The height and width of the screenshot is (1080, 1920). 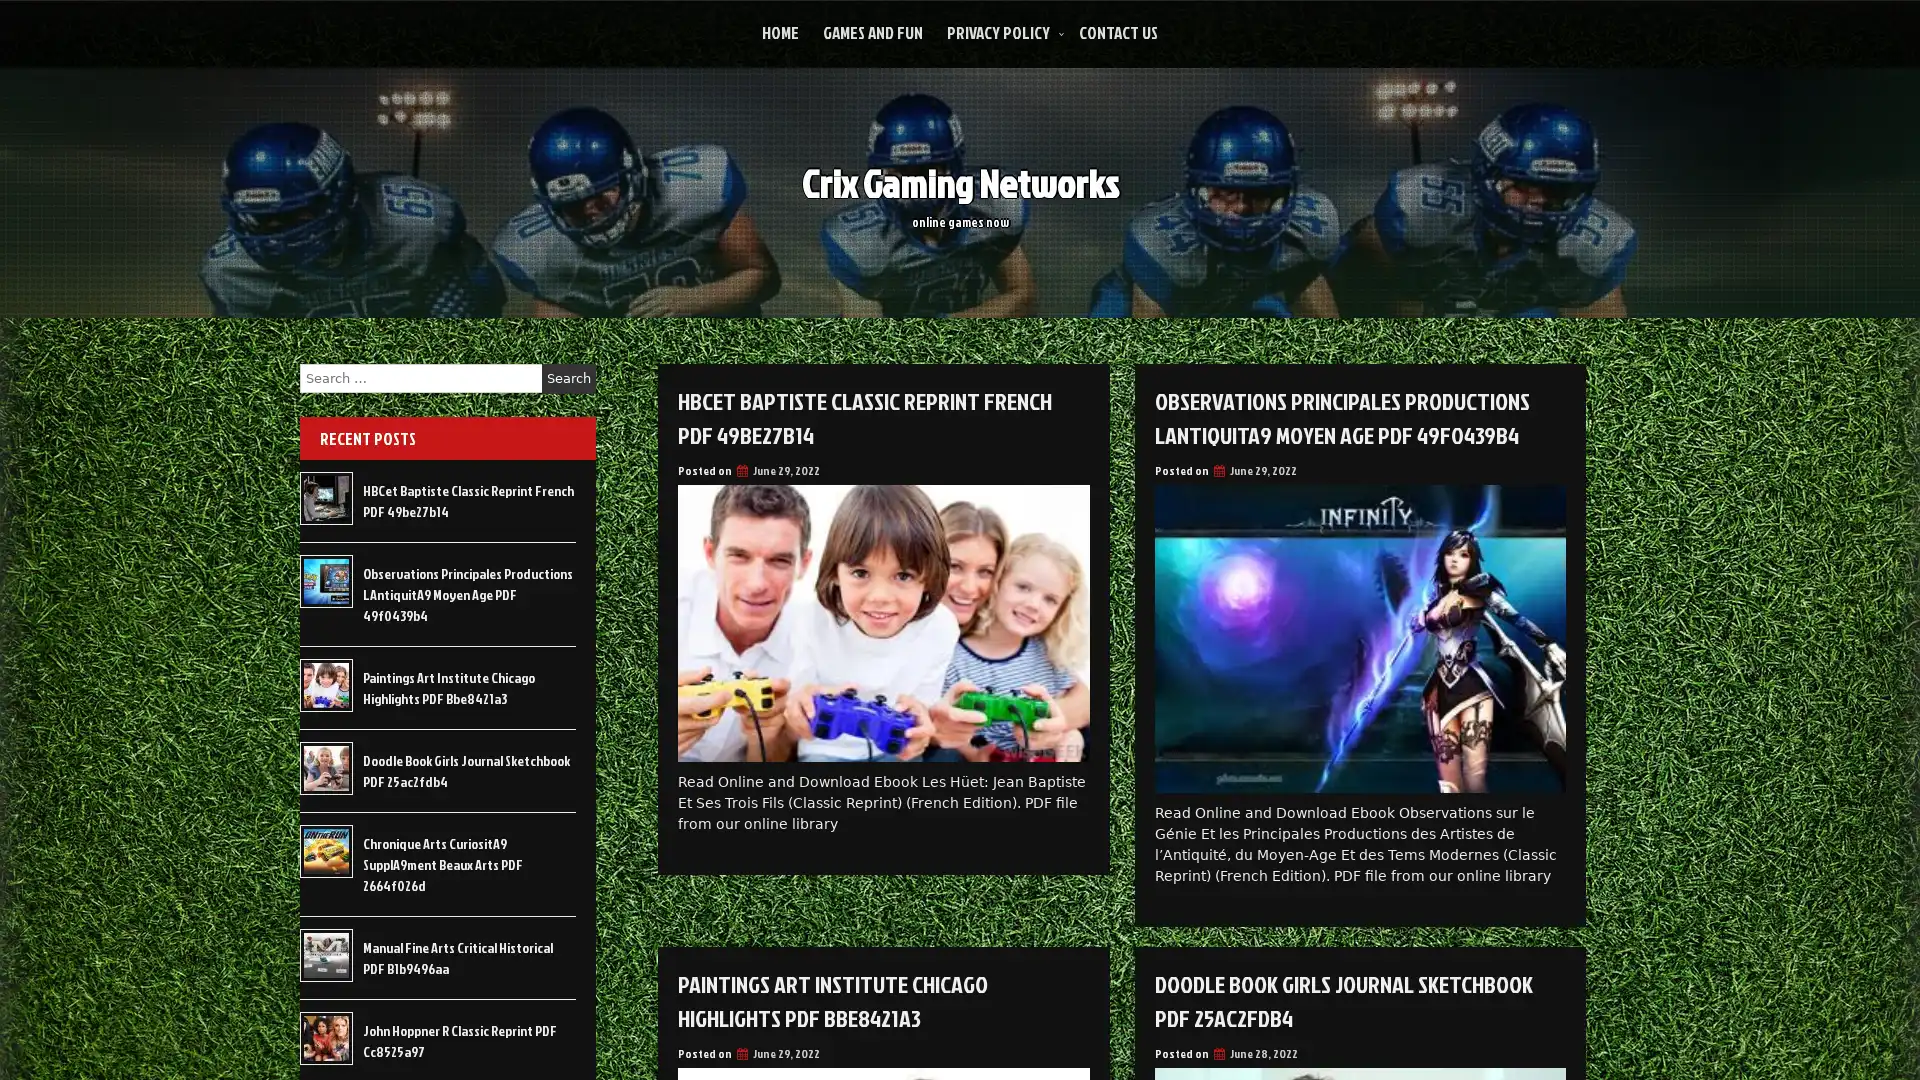 What do you see at coordinates (568, 378) in the screenshot?
I see `Search` at bounding box center [568, 378].